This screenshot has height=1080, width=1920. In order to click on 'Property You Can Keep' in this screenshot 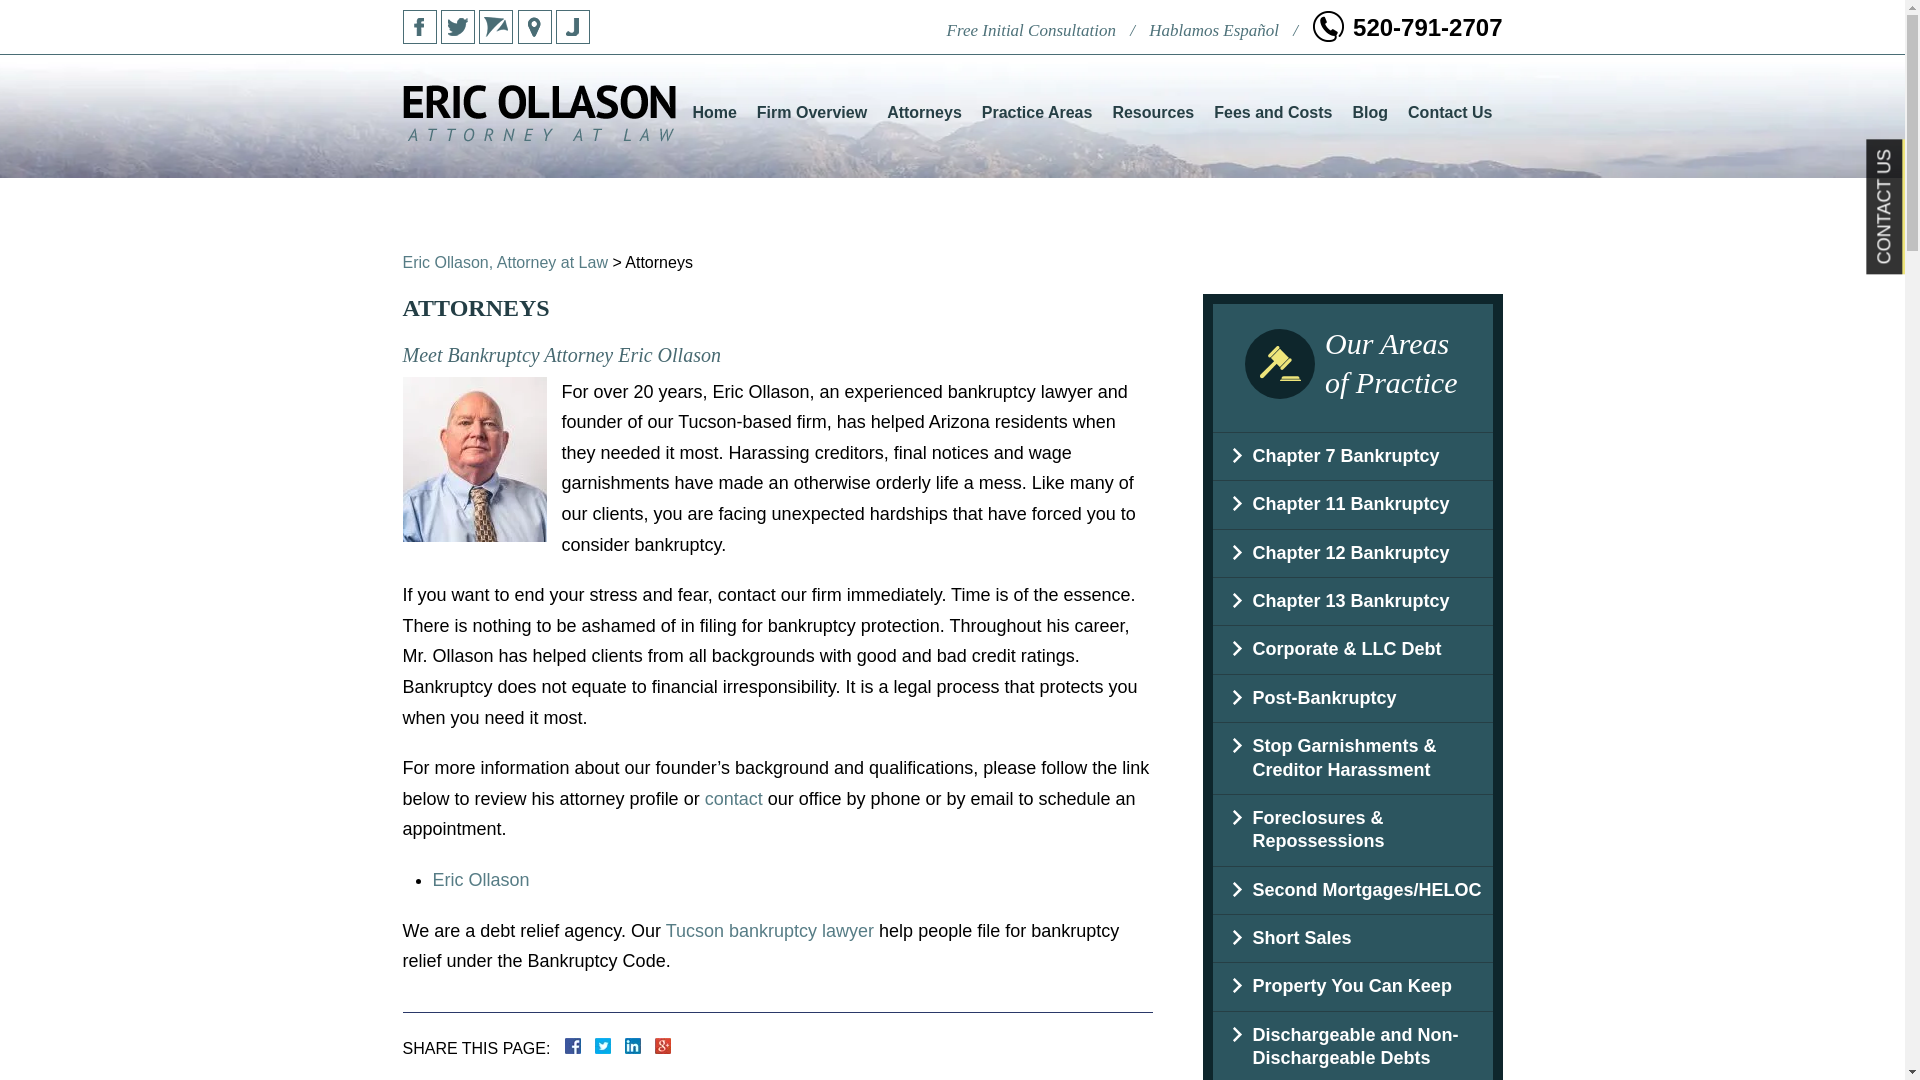, I will do `click(1352, 985)`.